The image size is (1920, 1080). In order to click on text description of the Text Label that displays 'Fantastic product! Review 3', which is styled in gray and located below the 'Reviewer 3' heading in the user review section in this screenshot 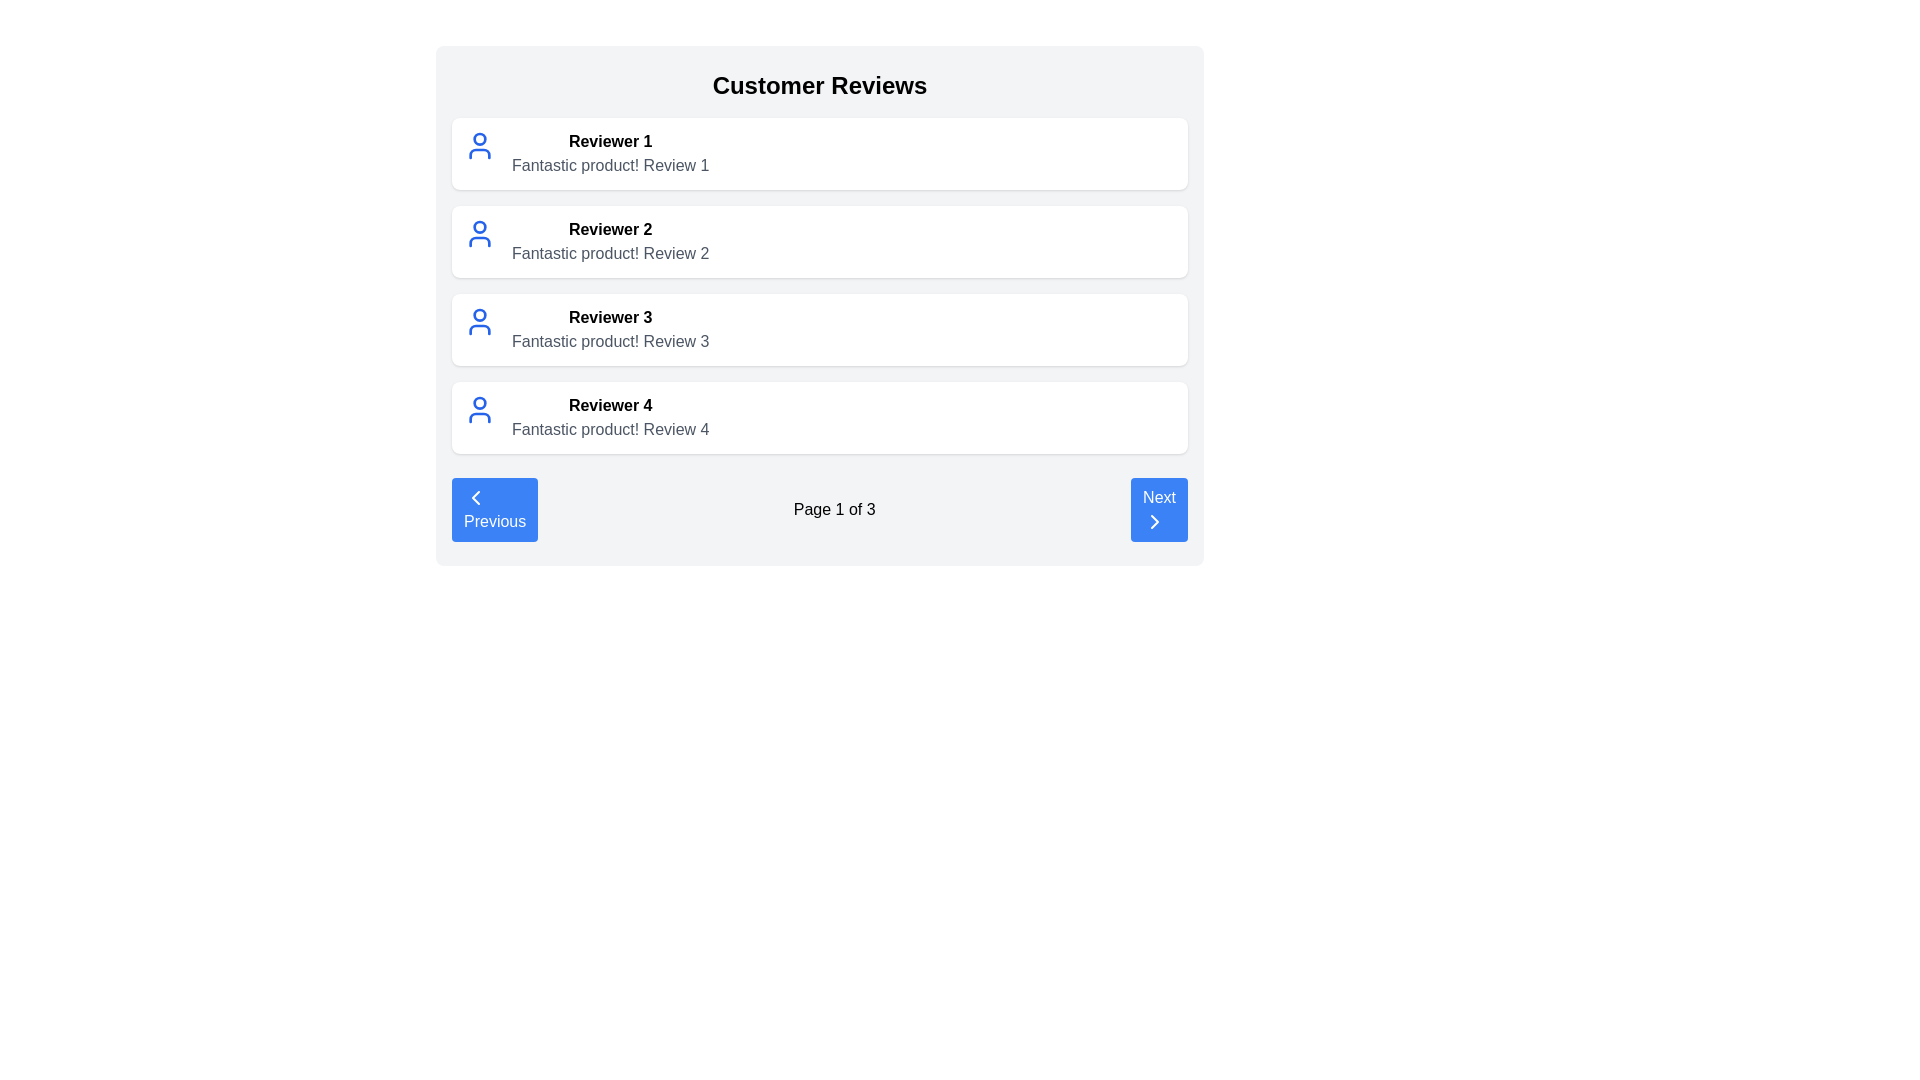, I will do `click(609, 341)`.